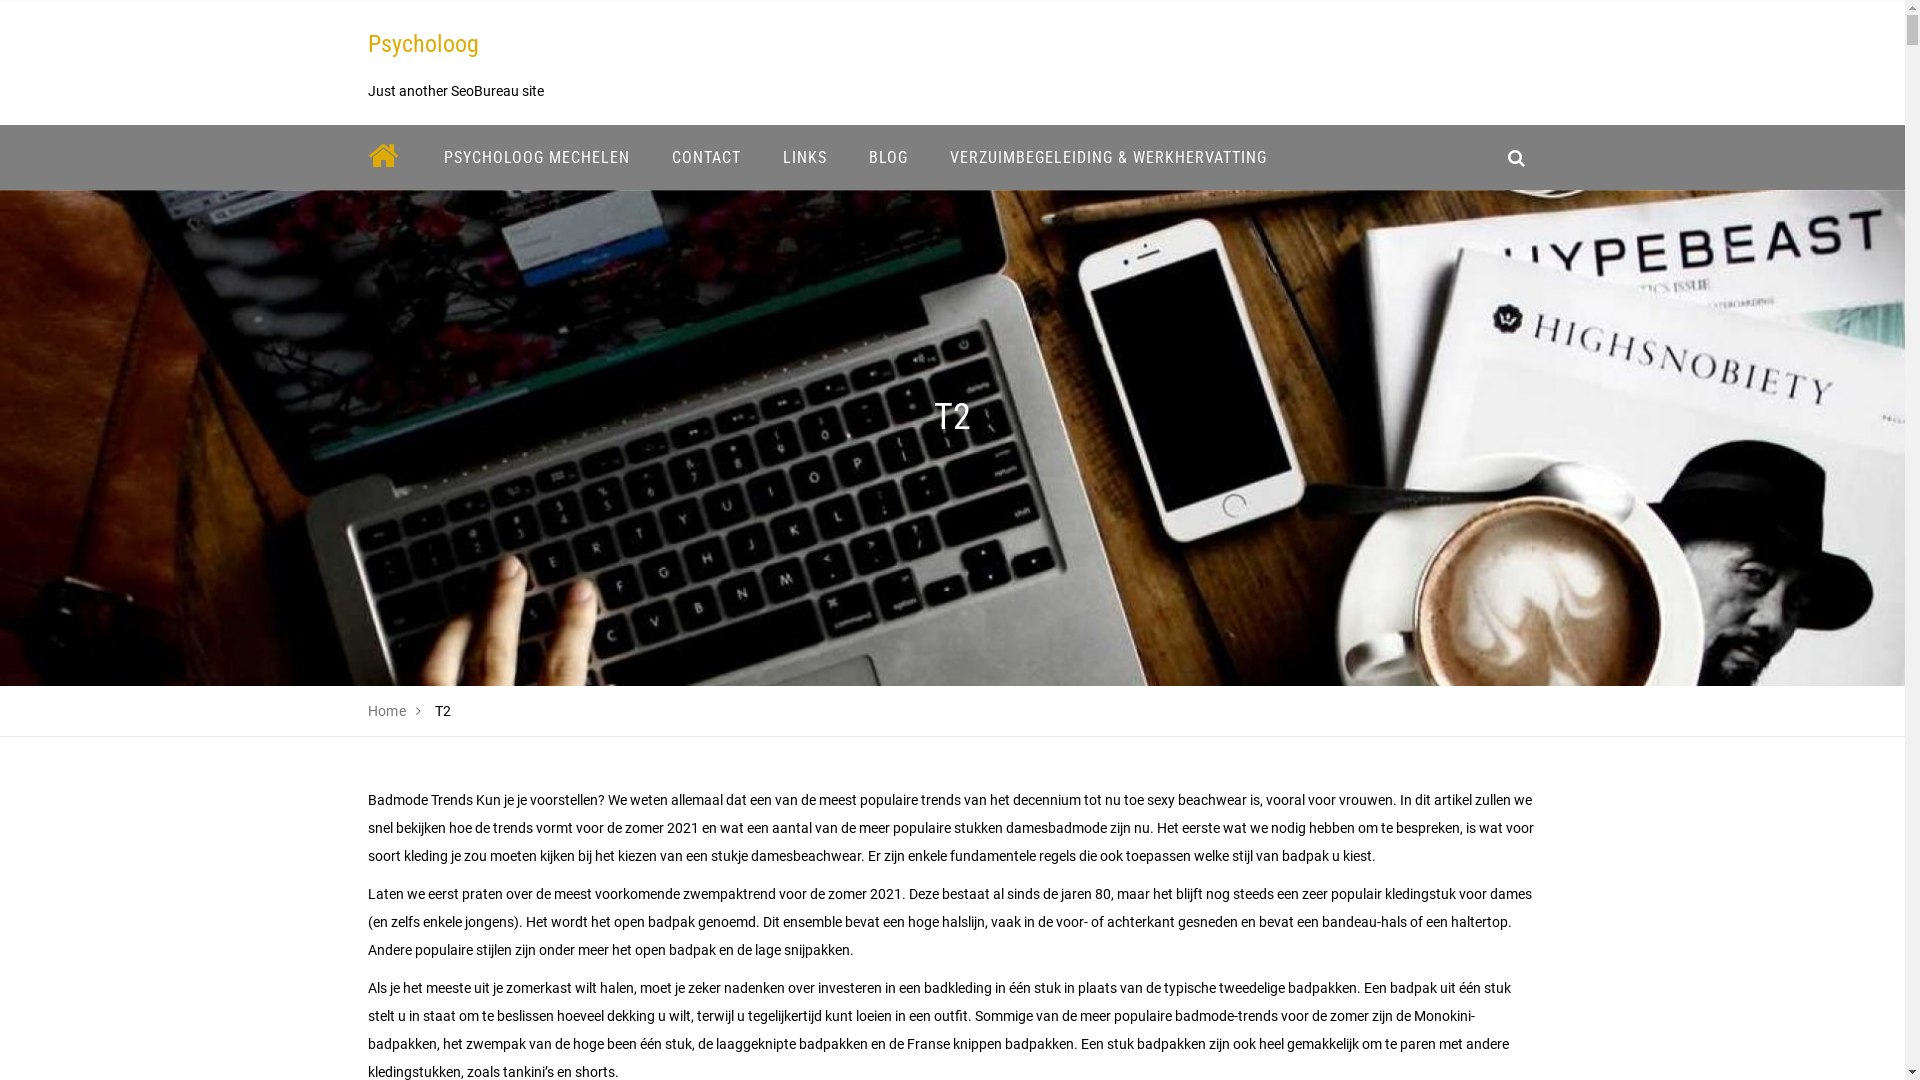 Image resolution: width=1920 pixels, height=1080 pixels. What do you see at coordinates (657, 156) in the screenshot?
I see `'CONTACT'` at bounding box center [657, 156].